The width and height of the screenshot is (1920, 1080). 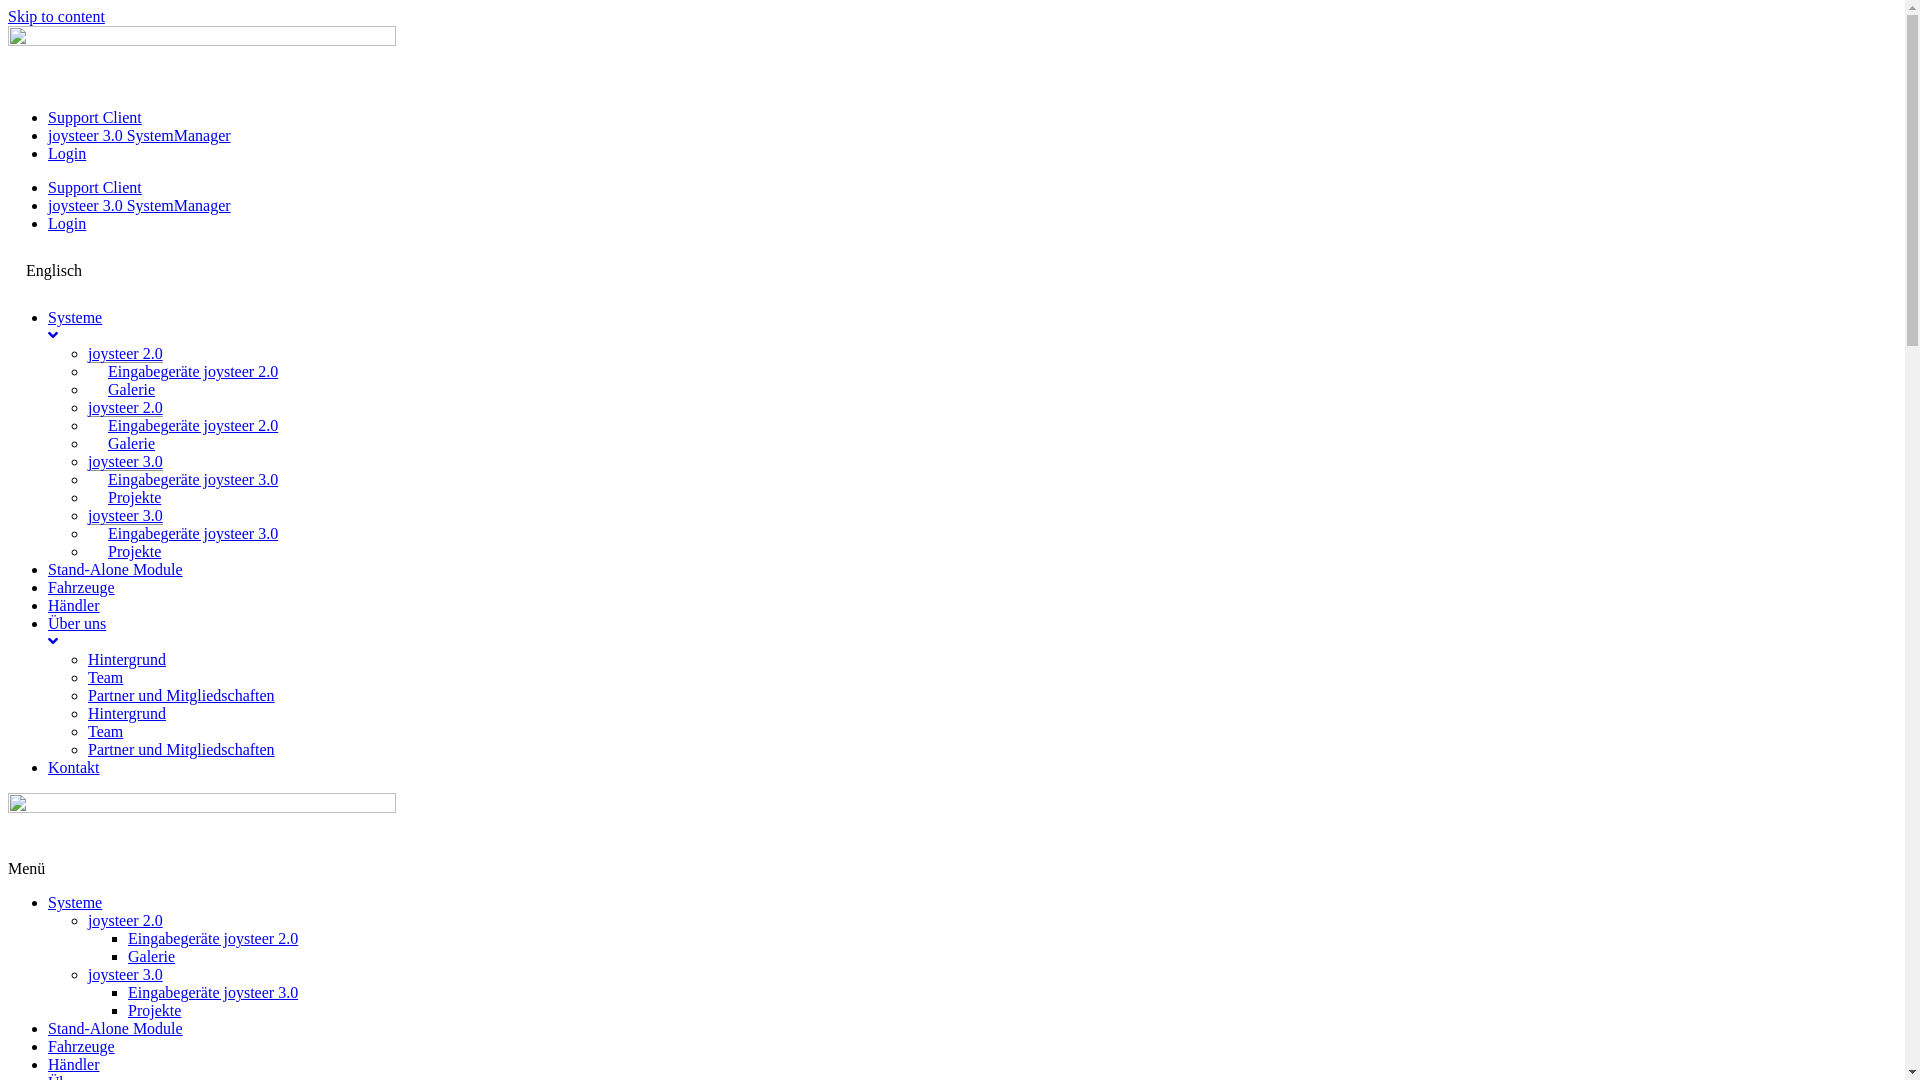 What do you see at coordinates (125, 659) in the screenshot?
I see `'Hintergrund'` at bounding box center [125, 659].